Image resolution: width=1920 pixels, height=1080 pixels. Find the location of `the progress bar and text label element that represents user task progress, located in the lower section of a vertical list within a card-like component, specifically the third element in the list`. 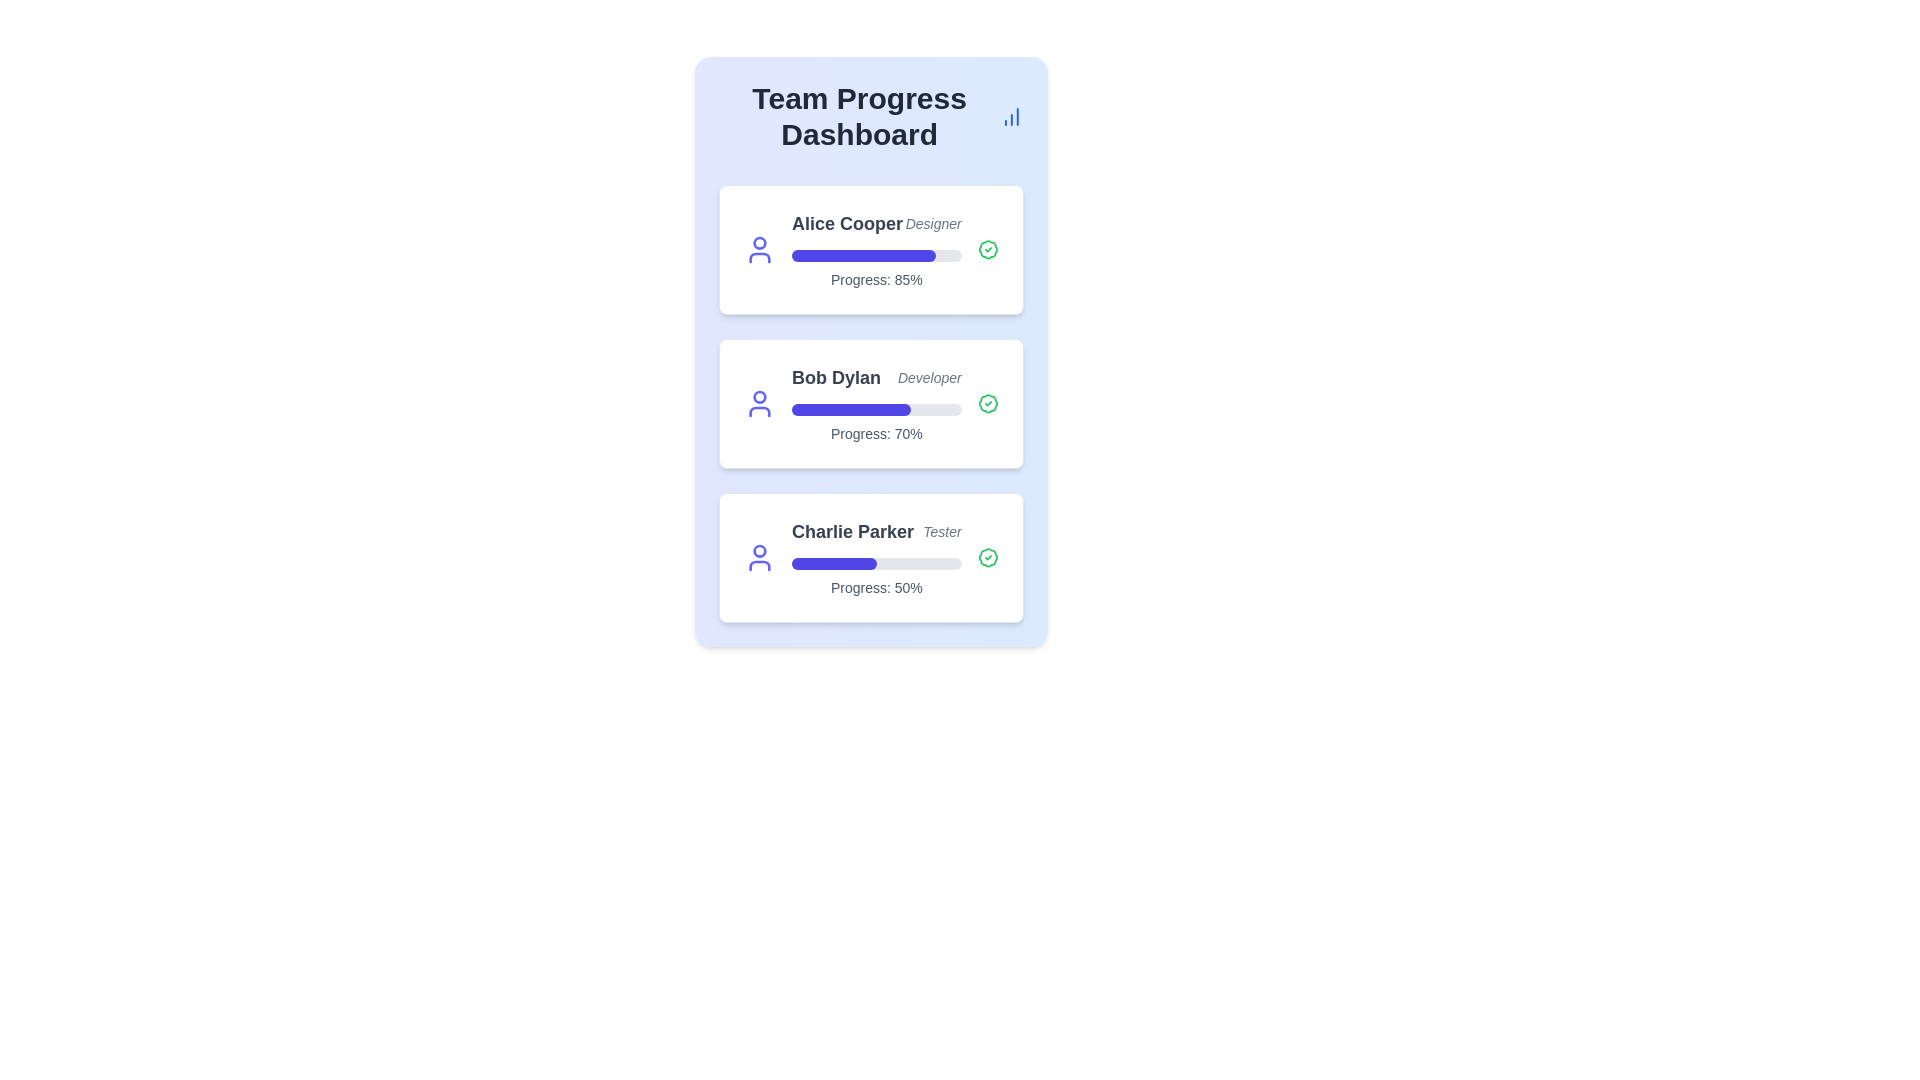

the progress bar and text label element that represents user task progress, located in the lower section of a vertical list within a card-like component, specifically the third element in the list is located at coordinates (876, 558).